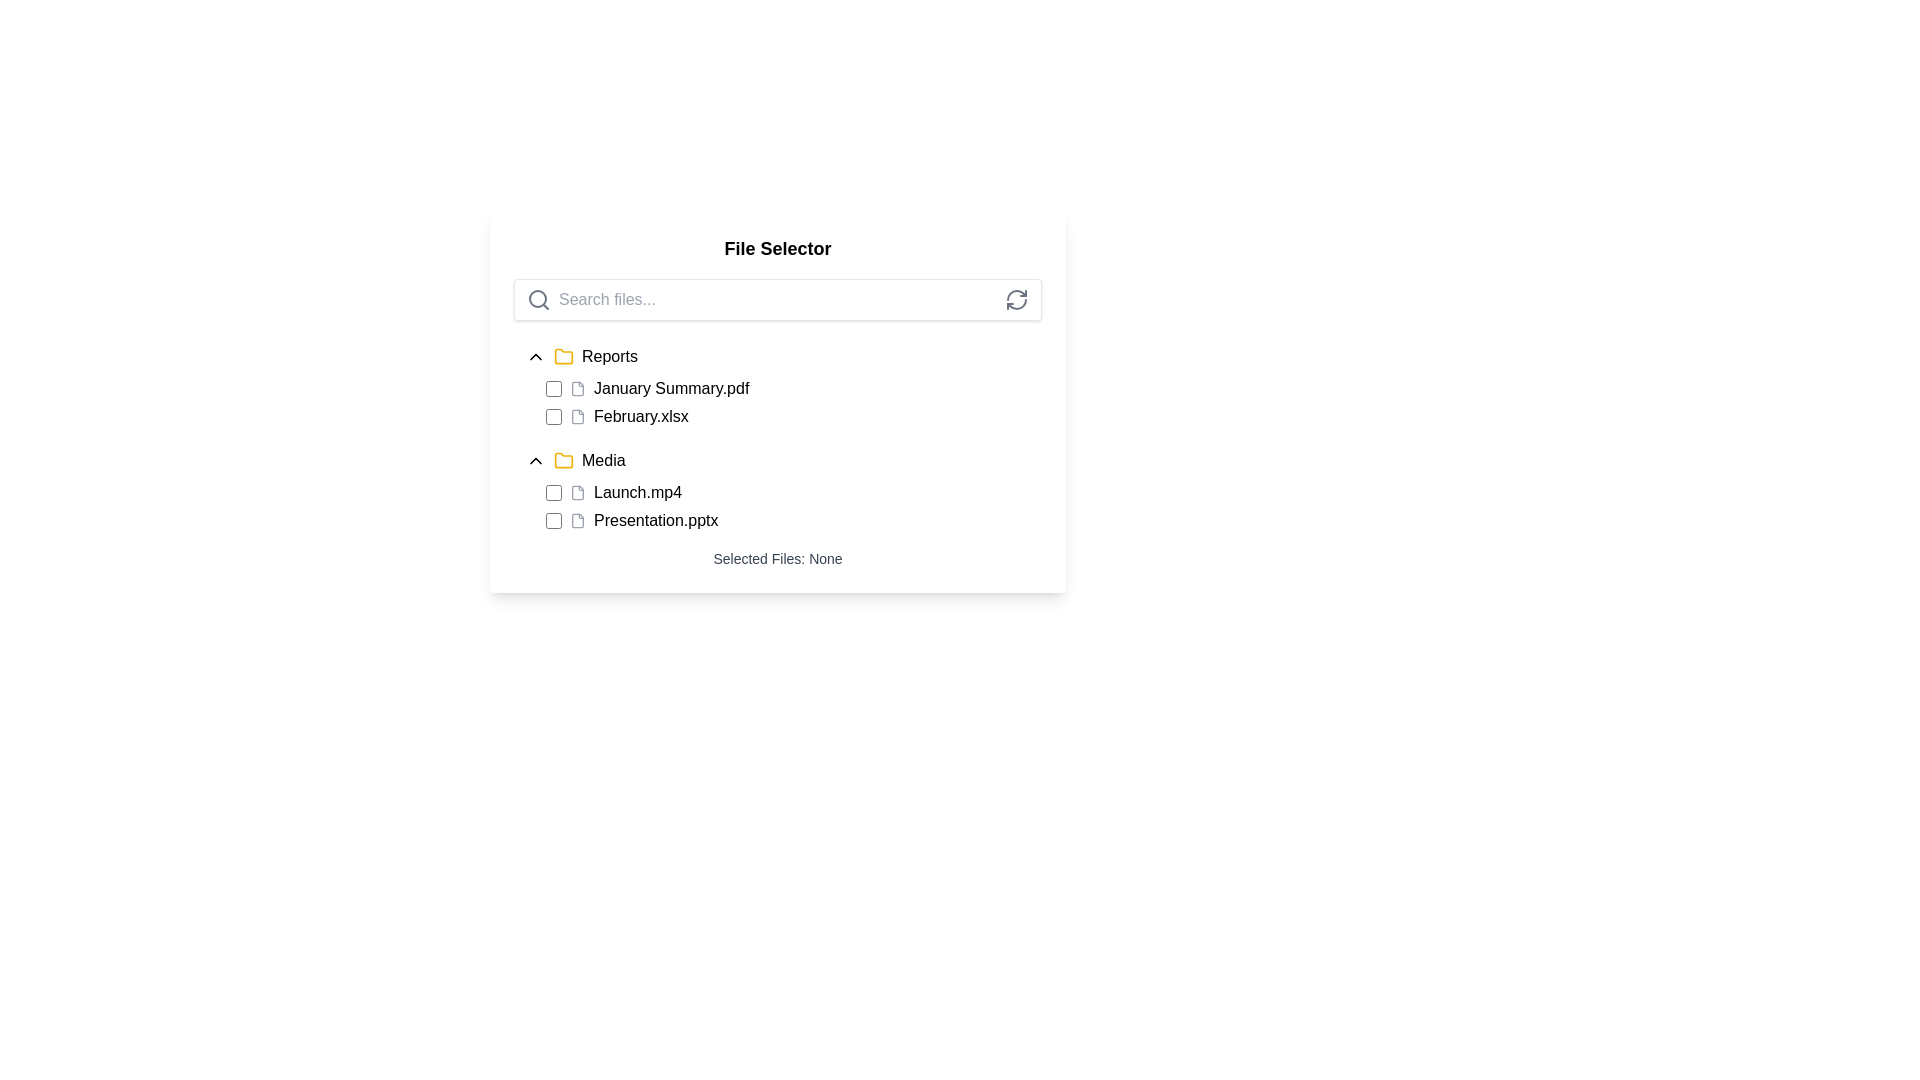  Describe the element at coordinates (576, 389) in the screenshot. I see `the gray outlined document icon representing 'January Summary.pdf' located in the 'Reports' folder` at that location.